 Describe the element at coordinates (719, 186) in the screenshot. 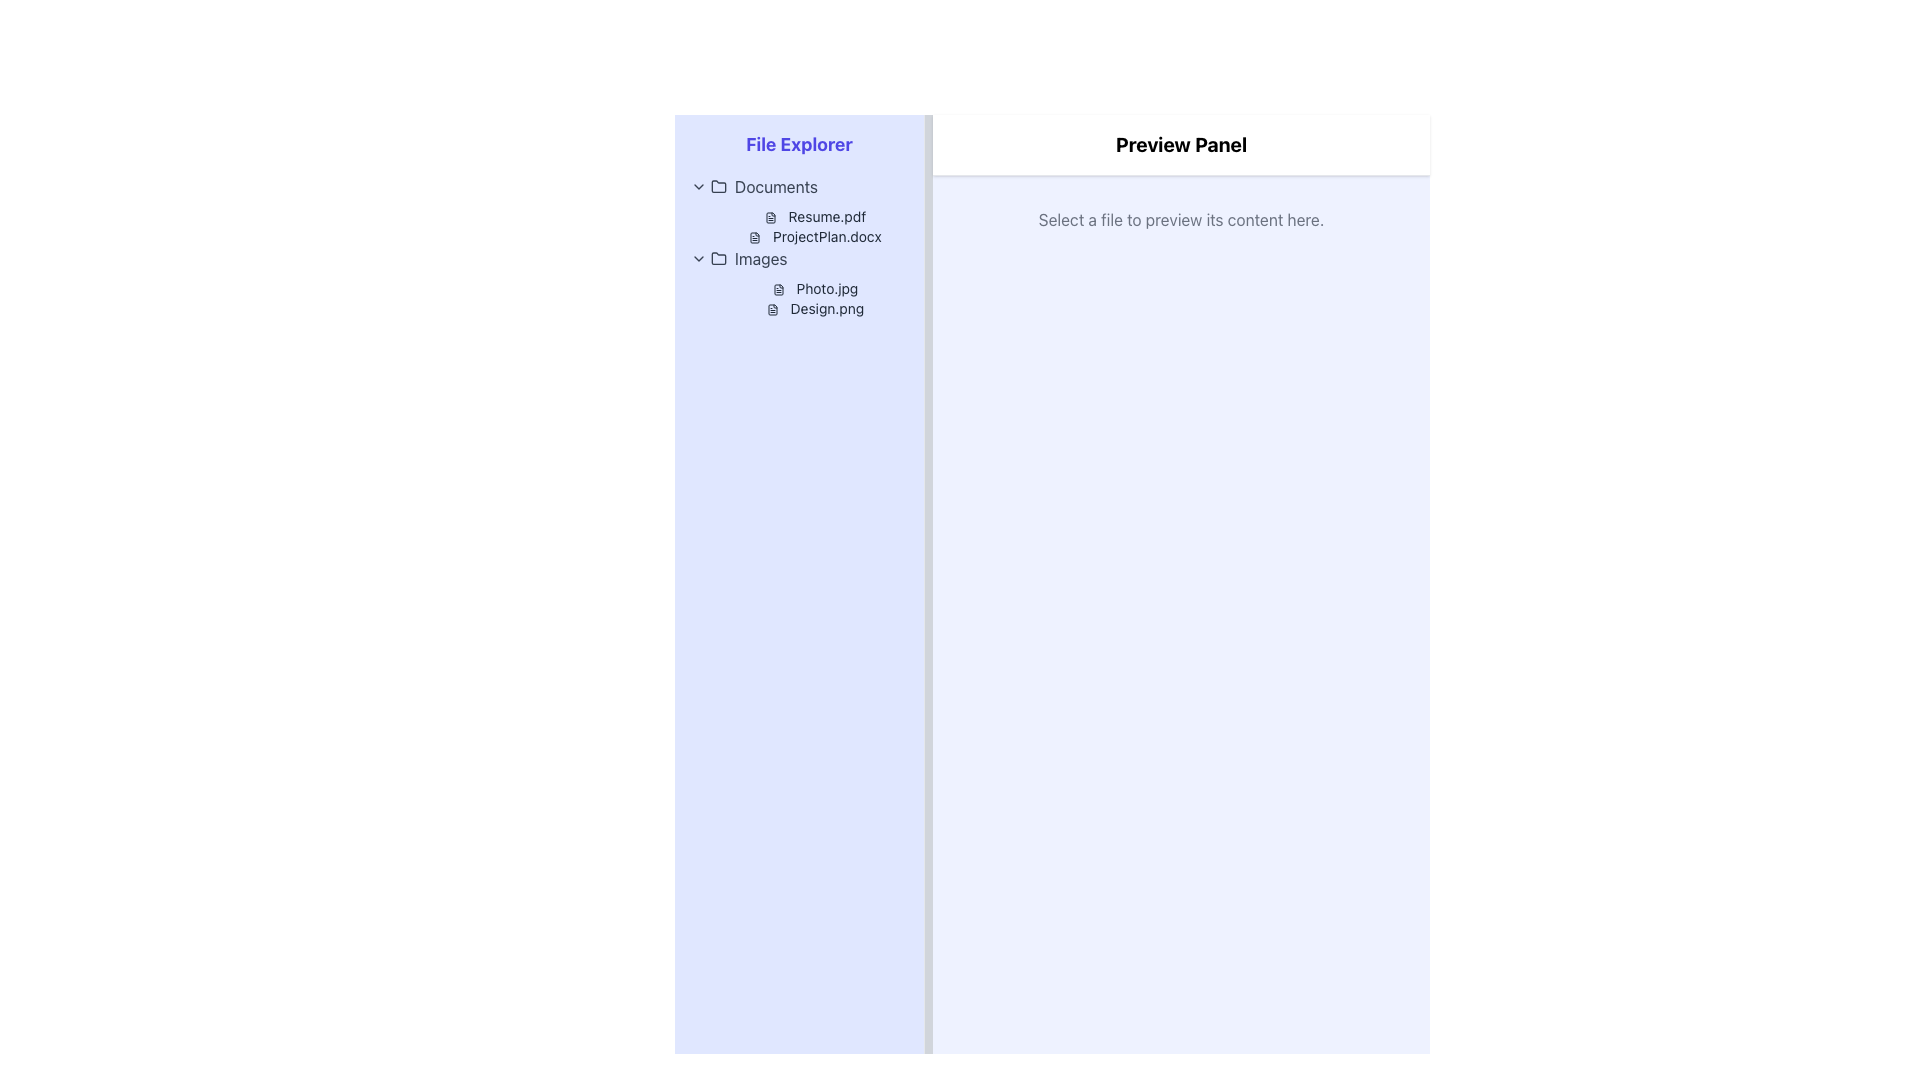

I see `the blue folder-shaped icon with an outlined graphic design in the Documents section of the file explorer` at that location.